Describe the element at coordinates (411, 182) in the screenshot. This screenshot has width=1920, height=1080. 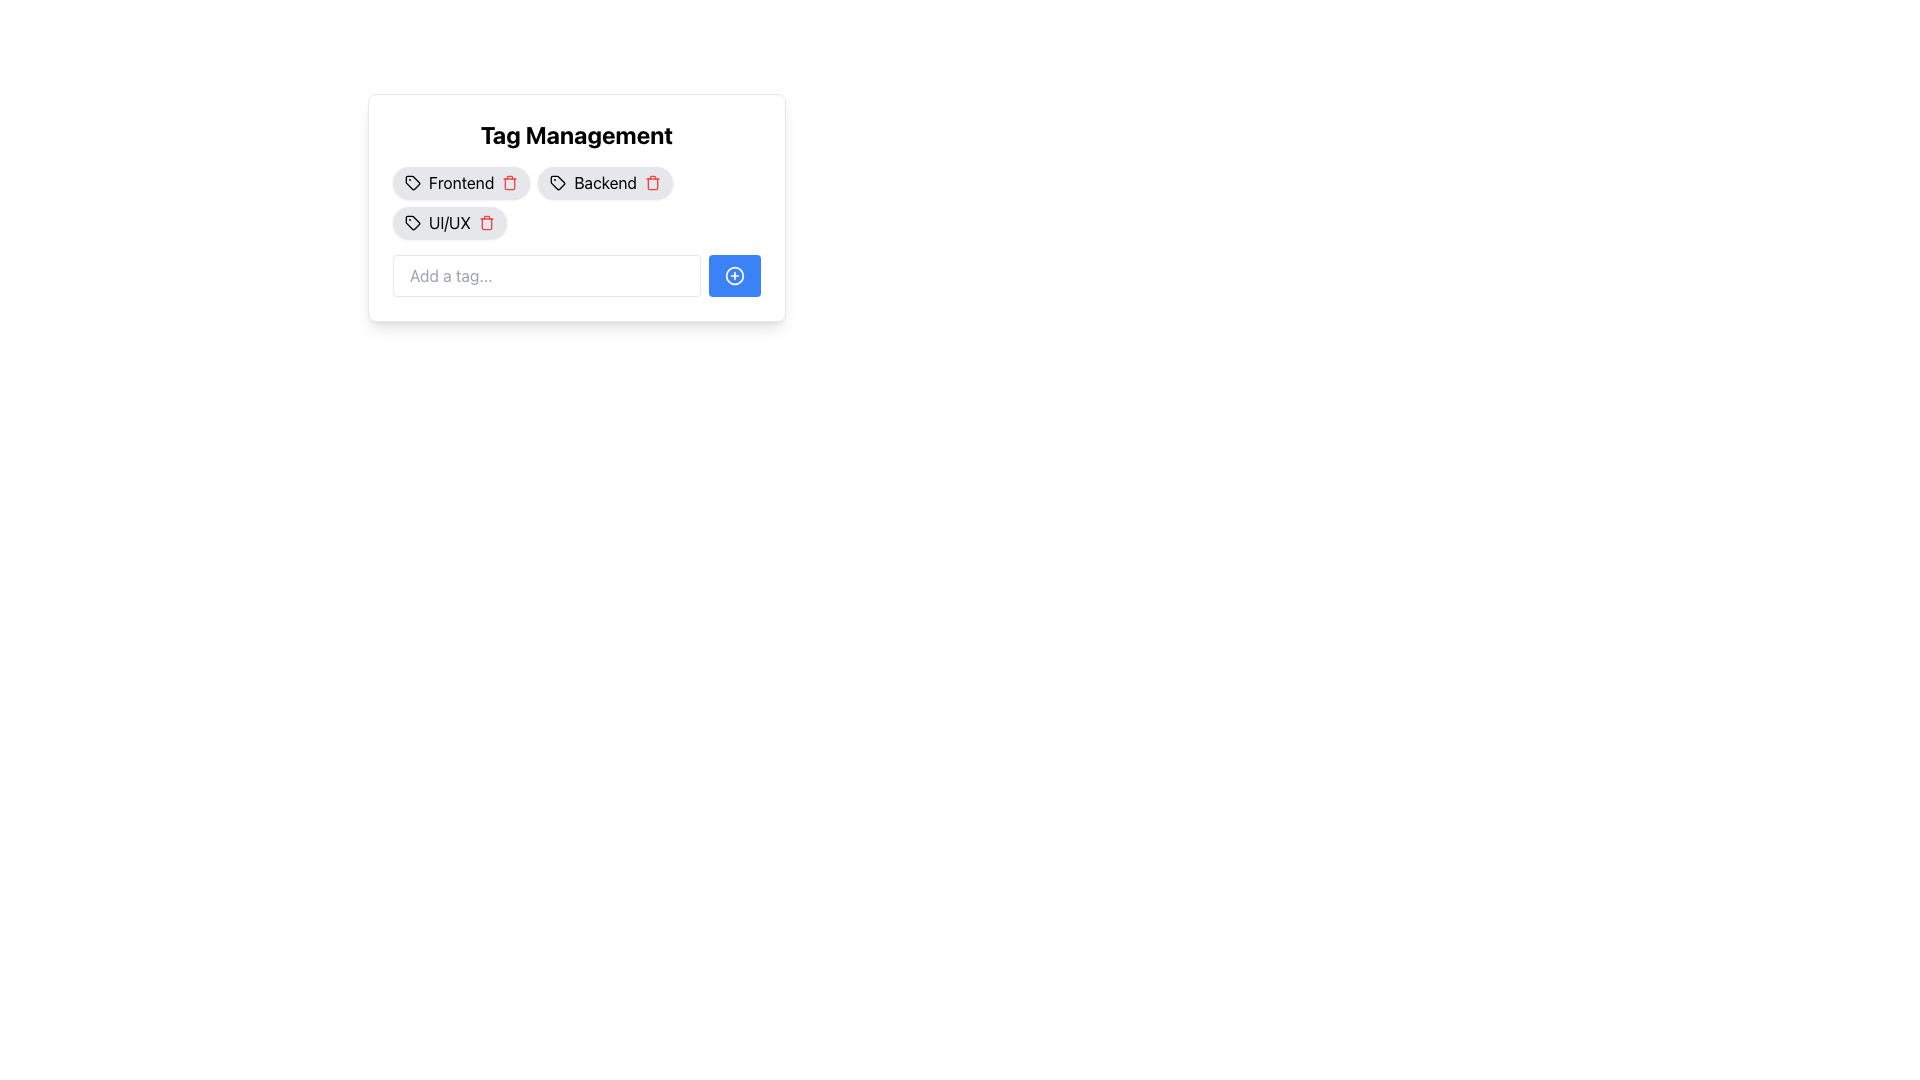
I see `the SVG icon that serves as a decorative tag for the 'Frontend' tag, located at the leftmost position in the tag group under 'Tag Management'` at that location.